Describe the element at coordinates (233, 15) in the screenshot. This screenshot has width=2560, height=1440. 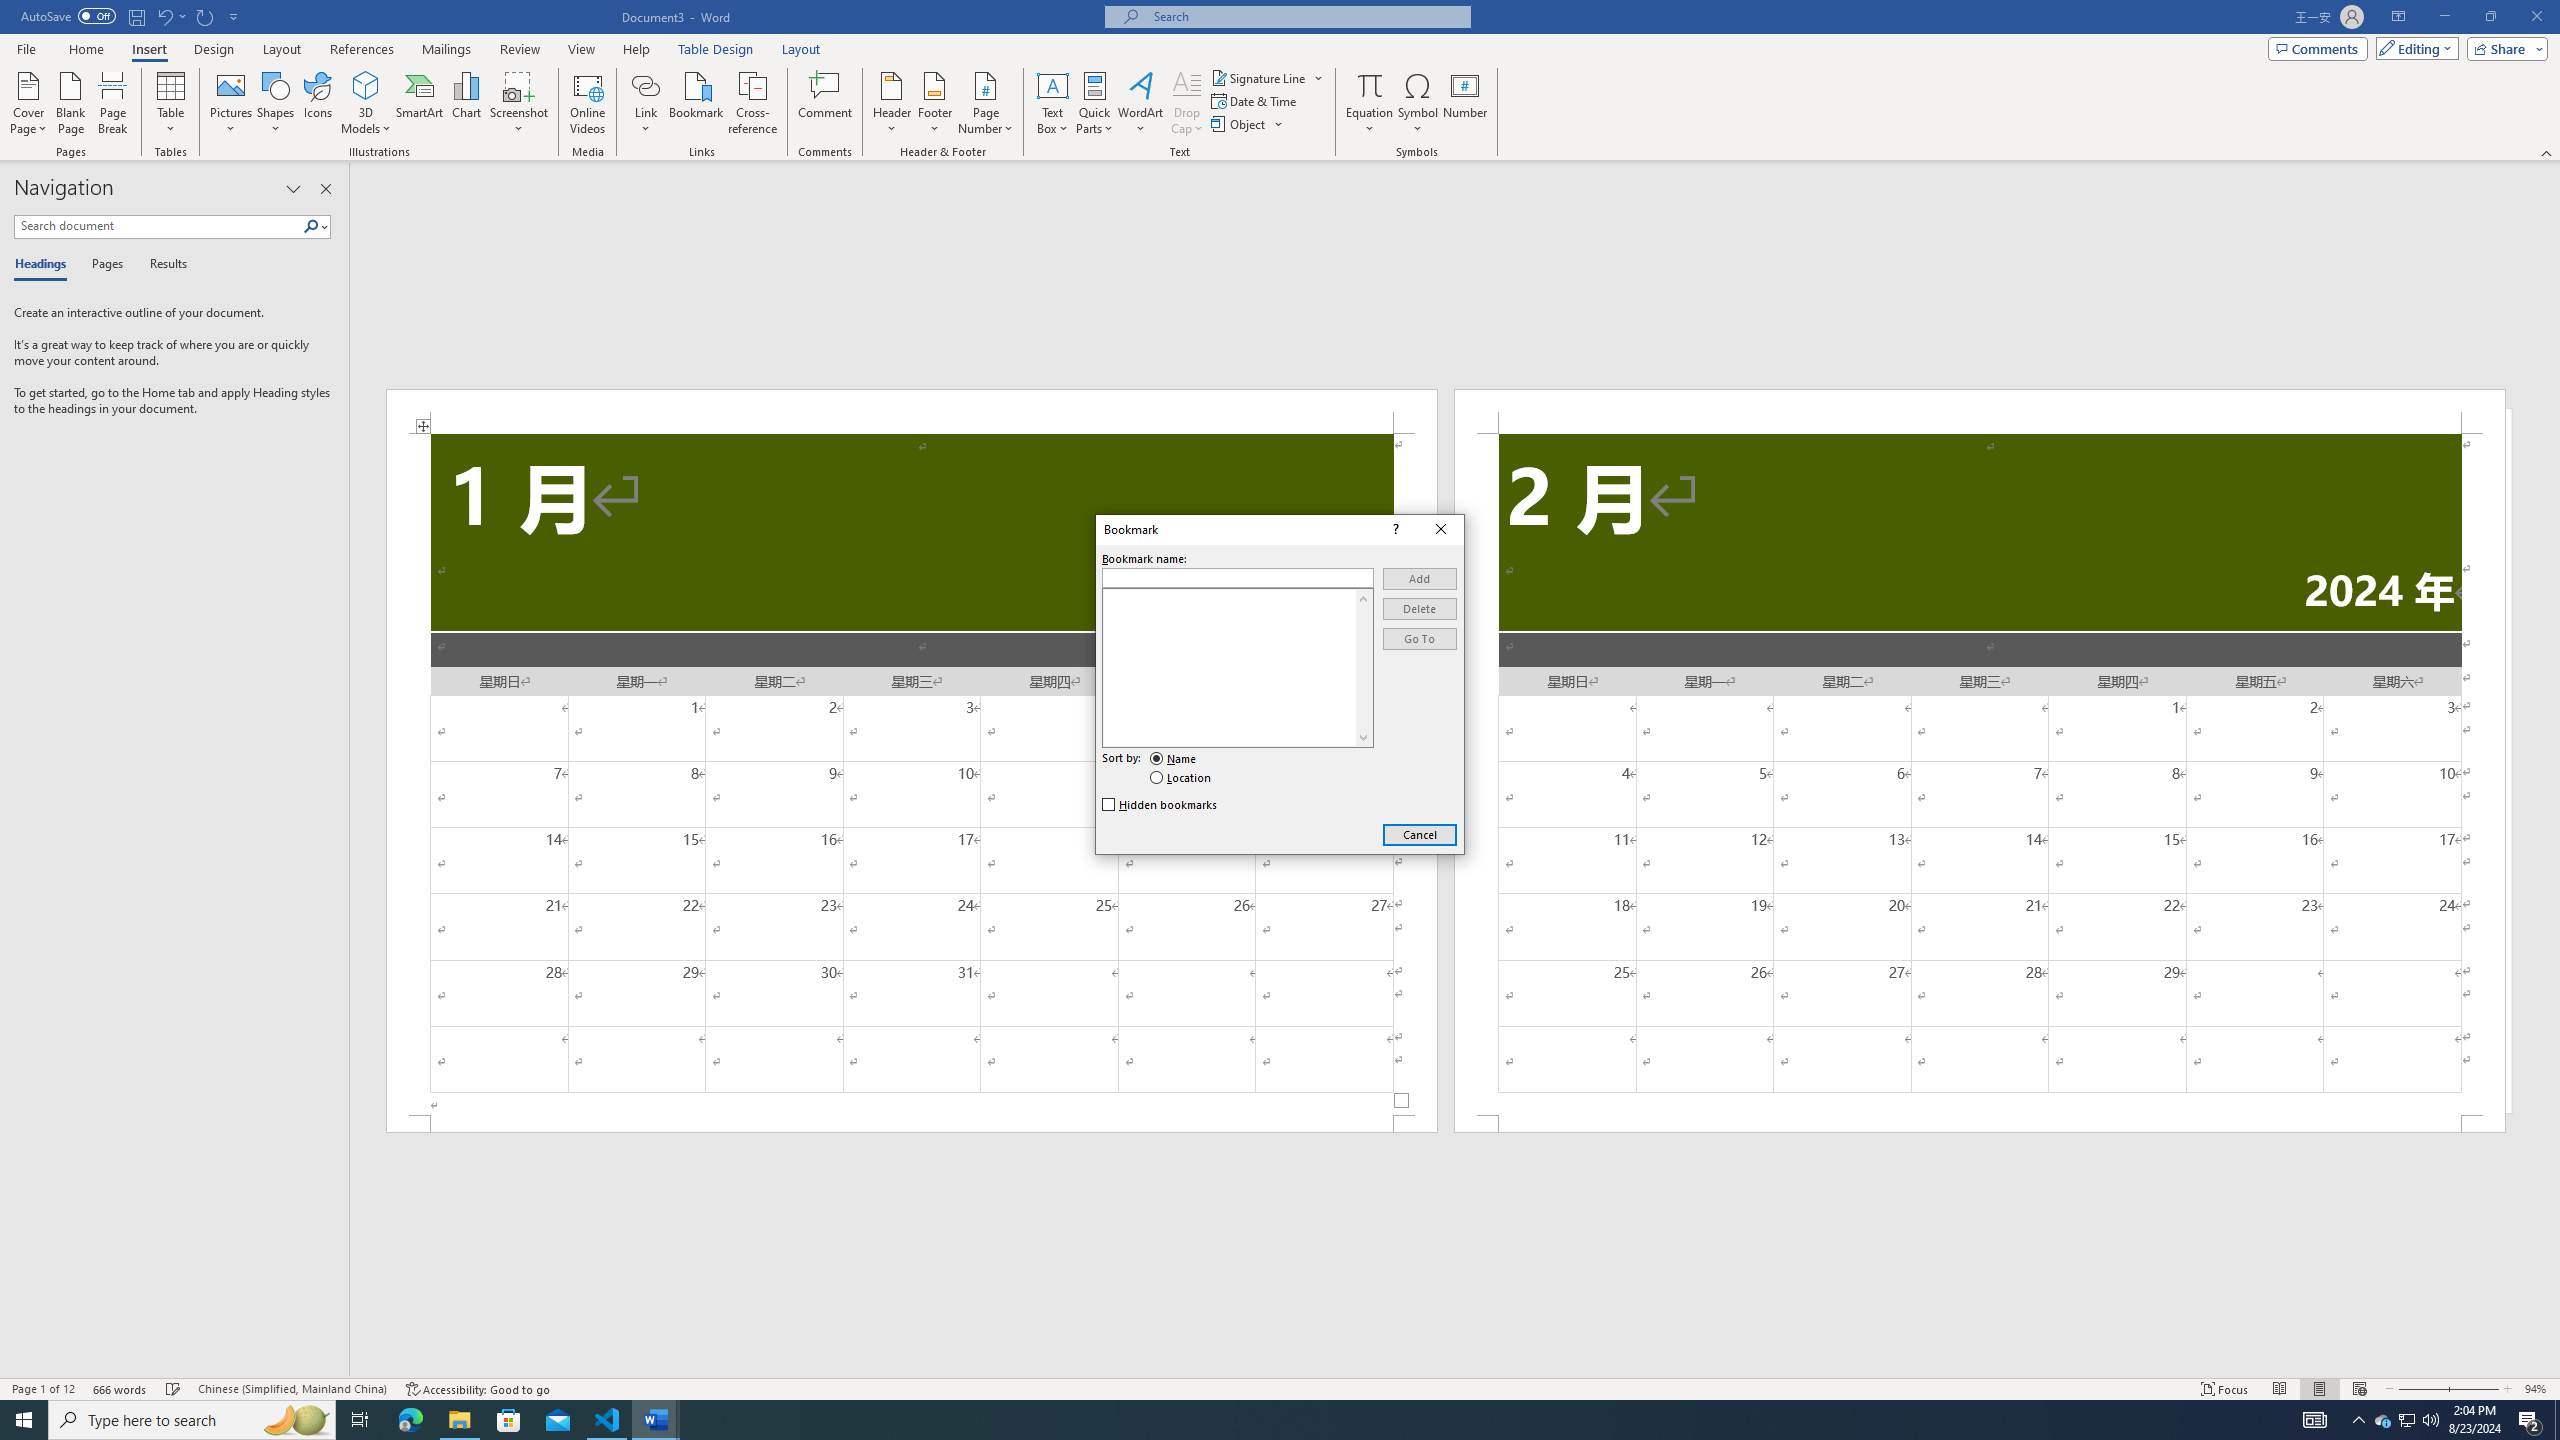
I see `'Customize Quick Access Toolbar'` at that location.